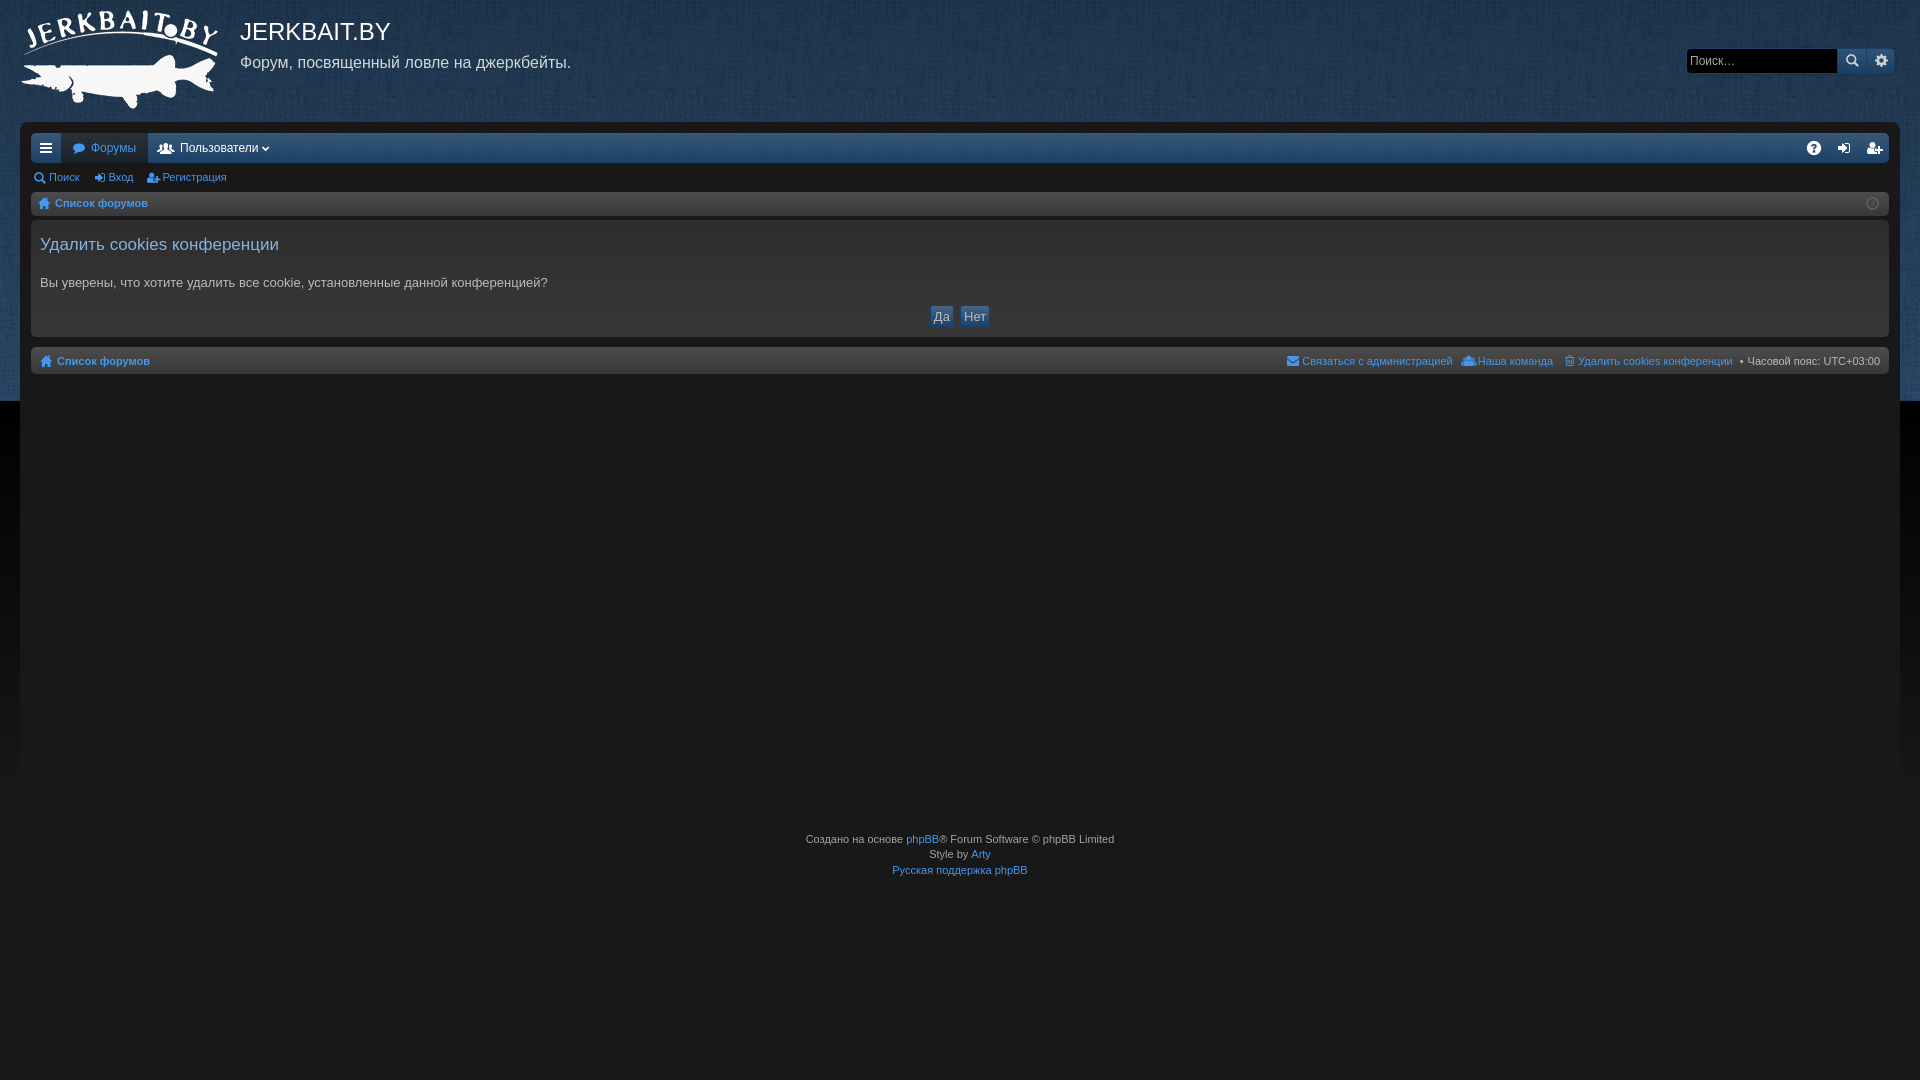  I want to click on 'FAQ', so click(1799, 146).